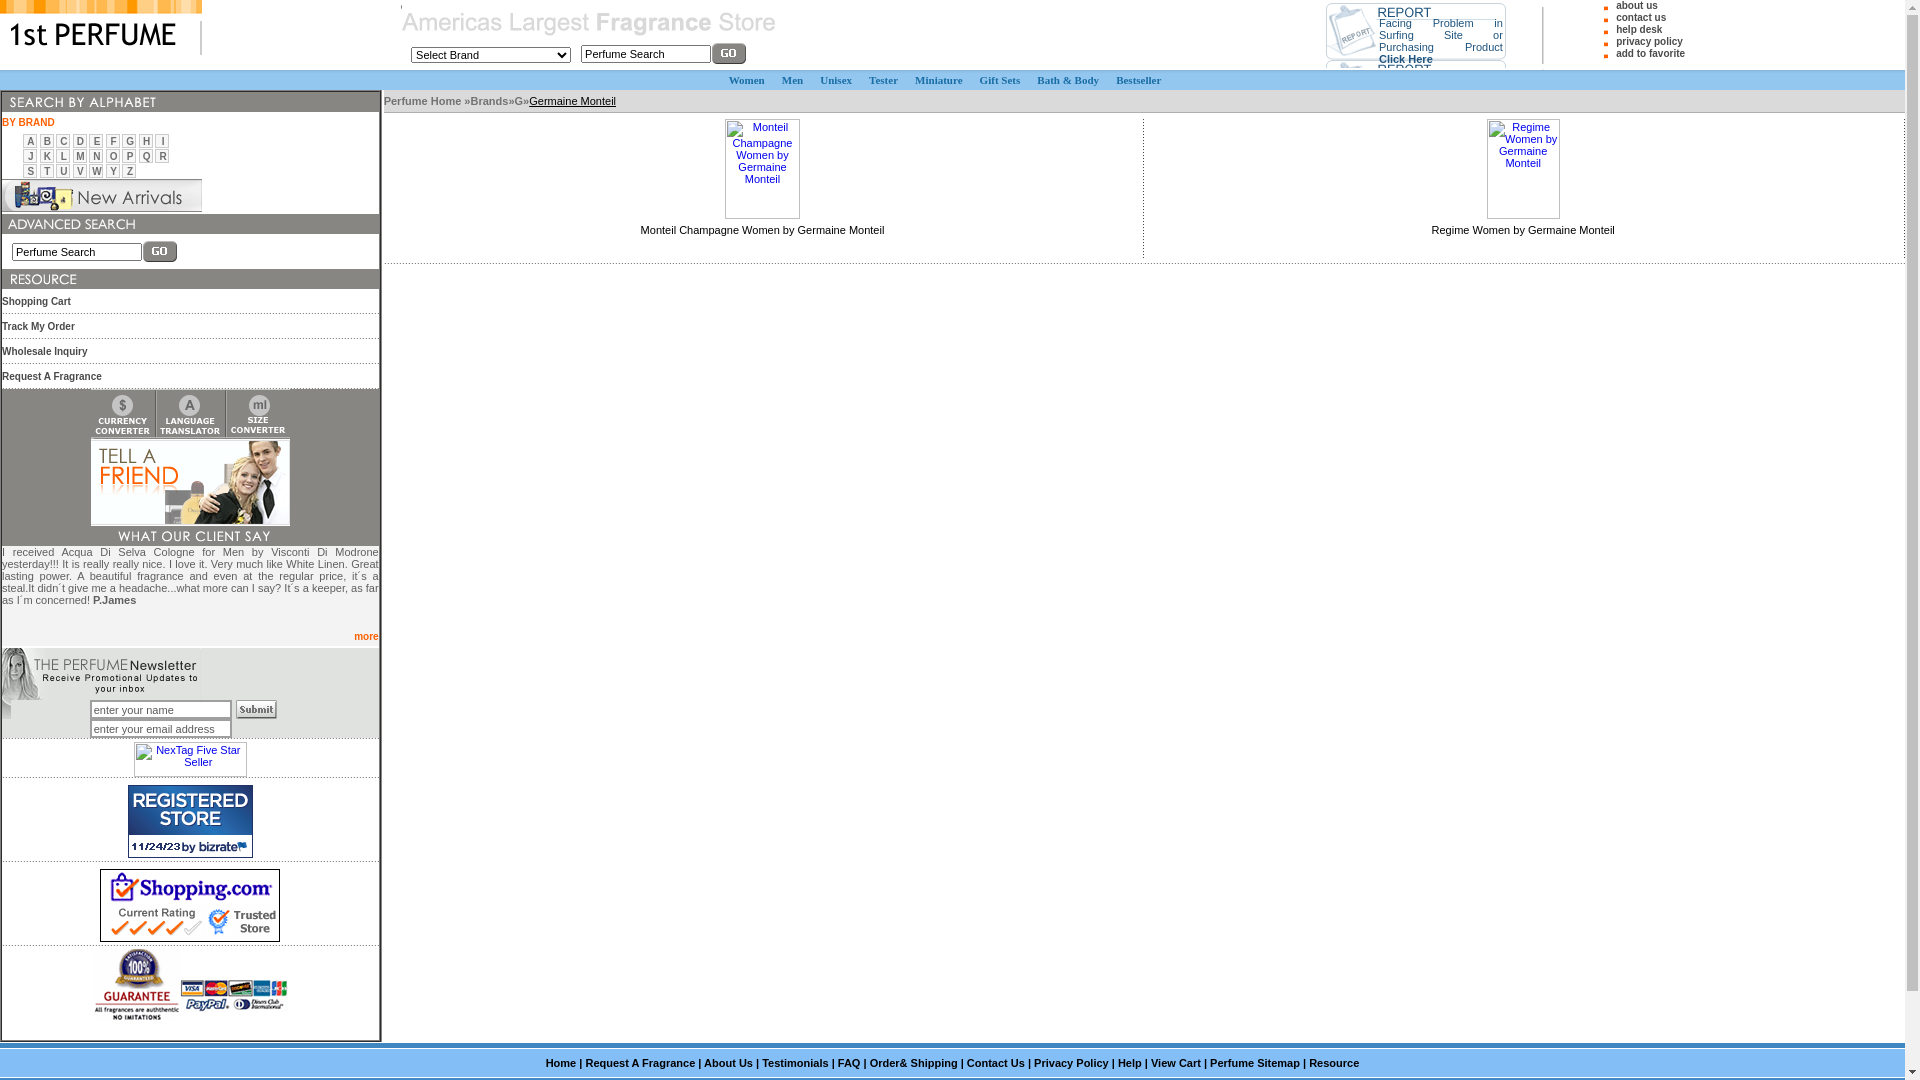  Describe the element at coordinates (1070, 1062) in the screenshot. I see `'Privacy Policy'` at that location.